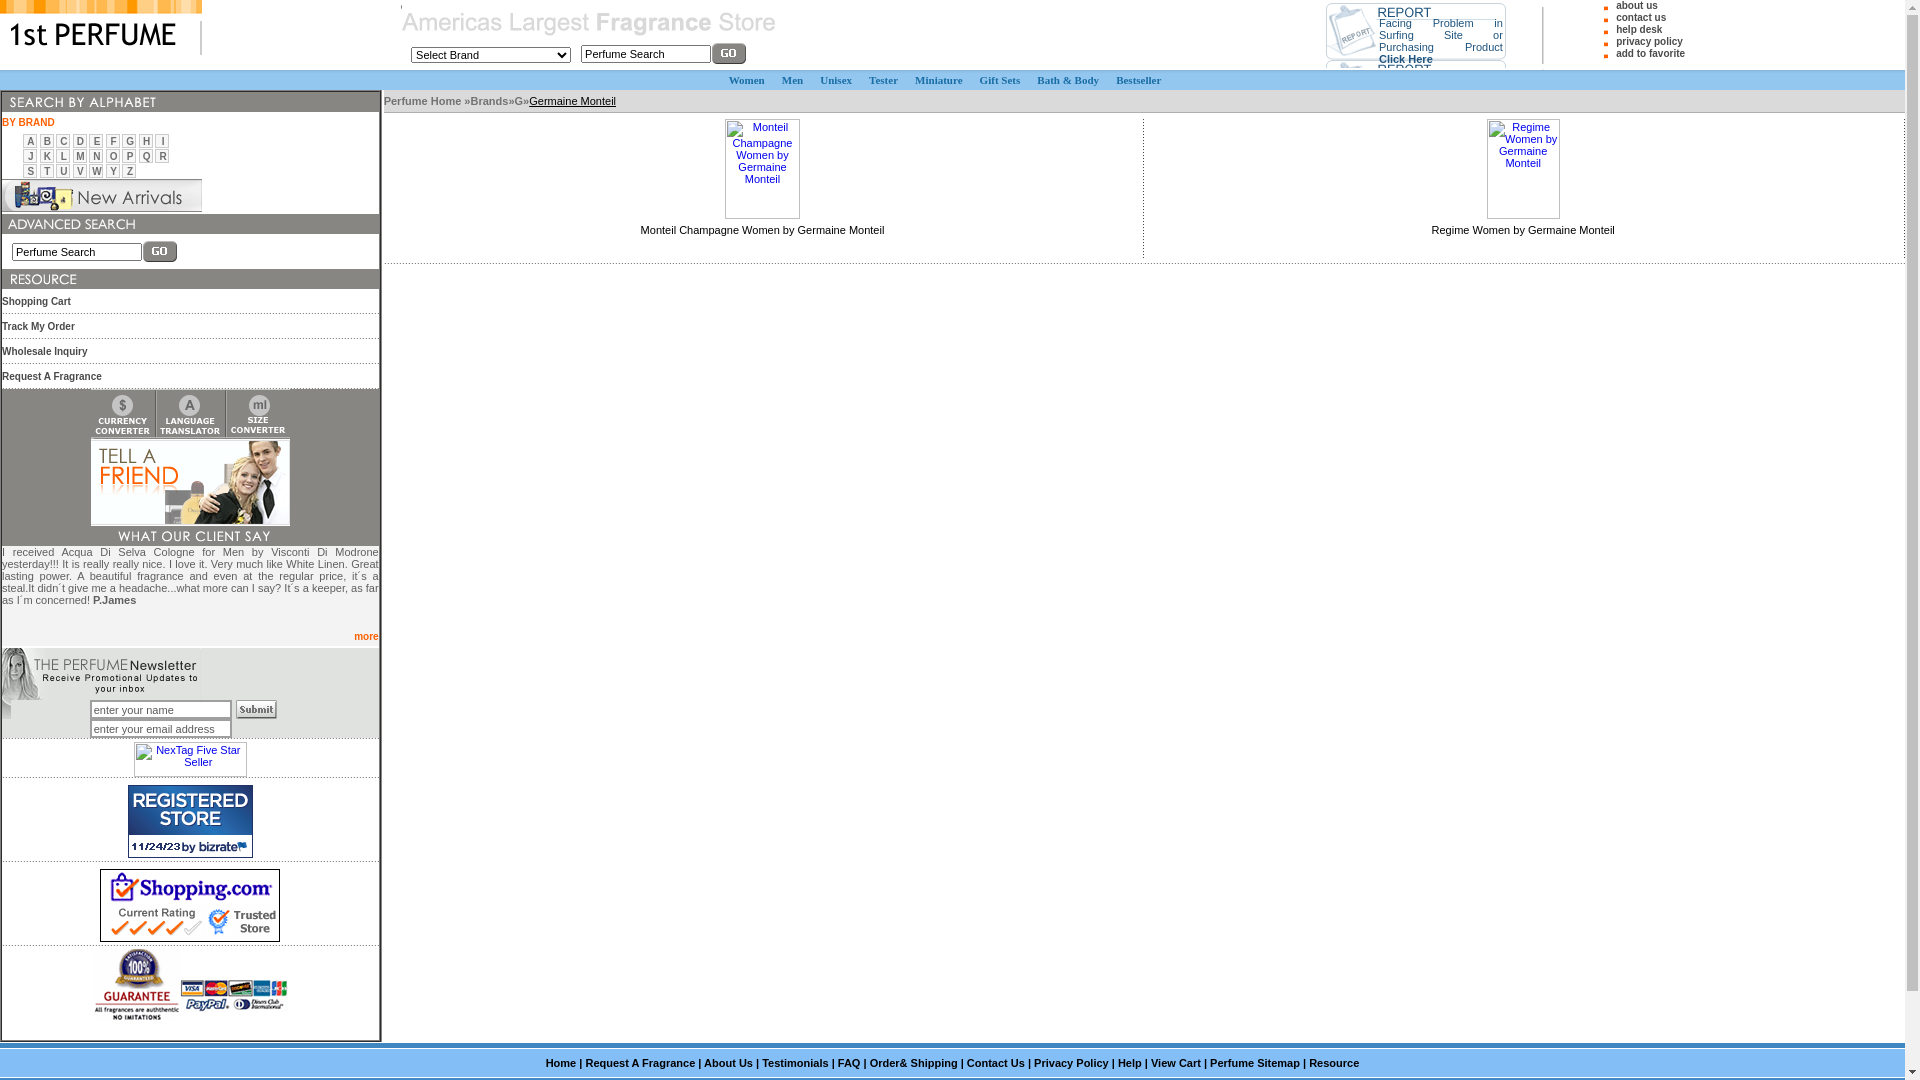  Describe the element at coordinates (1070, 1062) in the screenshot. I see `'Privacy Policy'` at that location.